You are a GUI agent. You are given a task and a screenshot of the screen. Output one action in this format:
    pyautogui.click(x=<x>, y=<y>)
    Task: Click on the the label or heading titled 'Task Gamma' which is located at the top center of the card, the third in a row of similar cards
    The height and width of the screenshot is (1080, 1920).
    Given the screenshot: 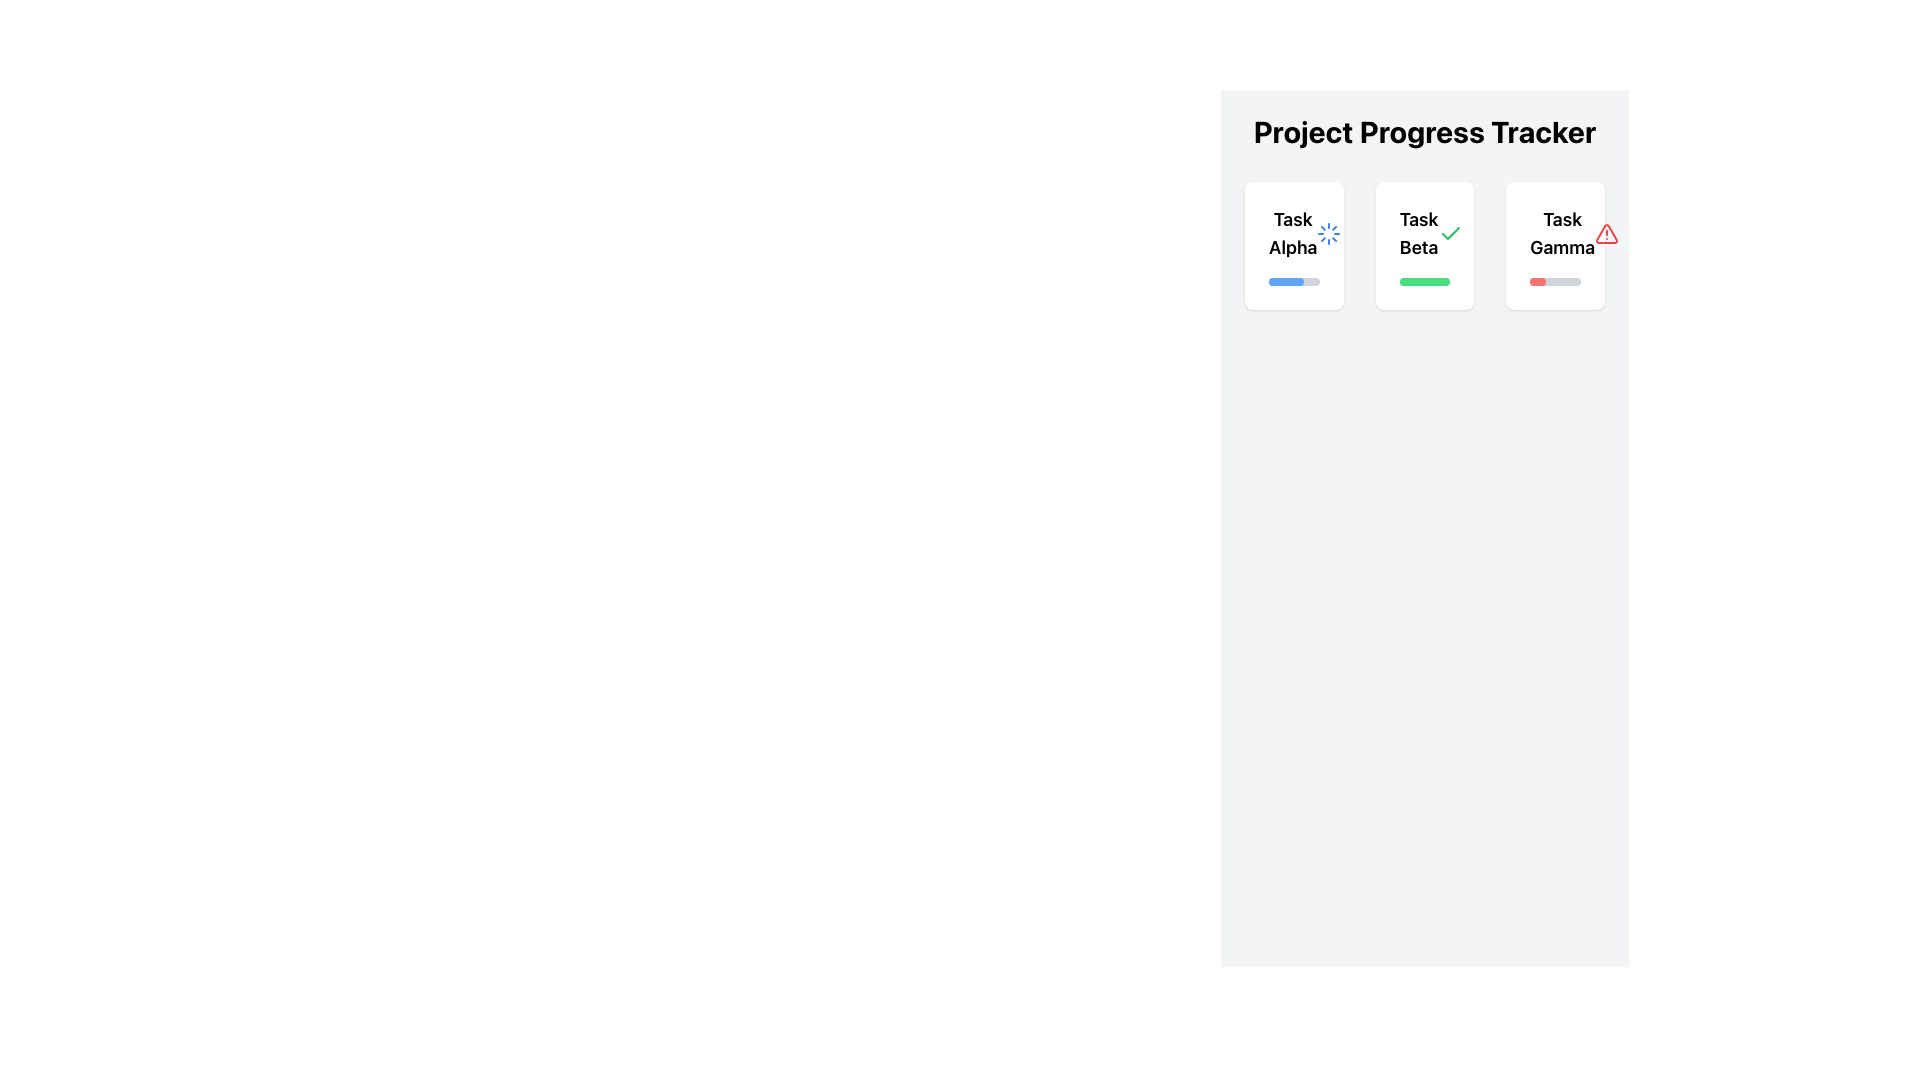 What is the action you would take?
    pyautogui.click(x=1554, y=233)
    